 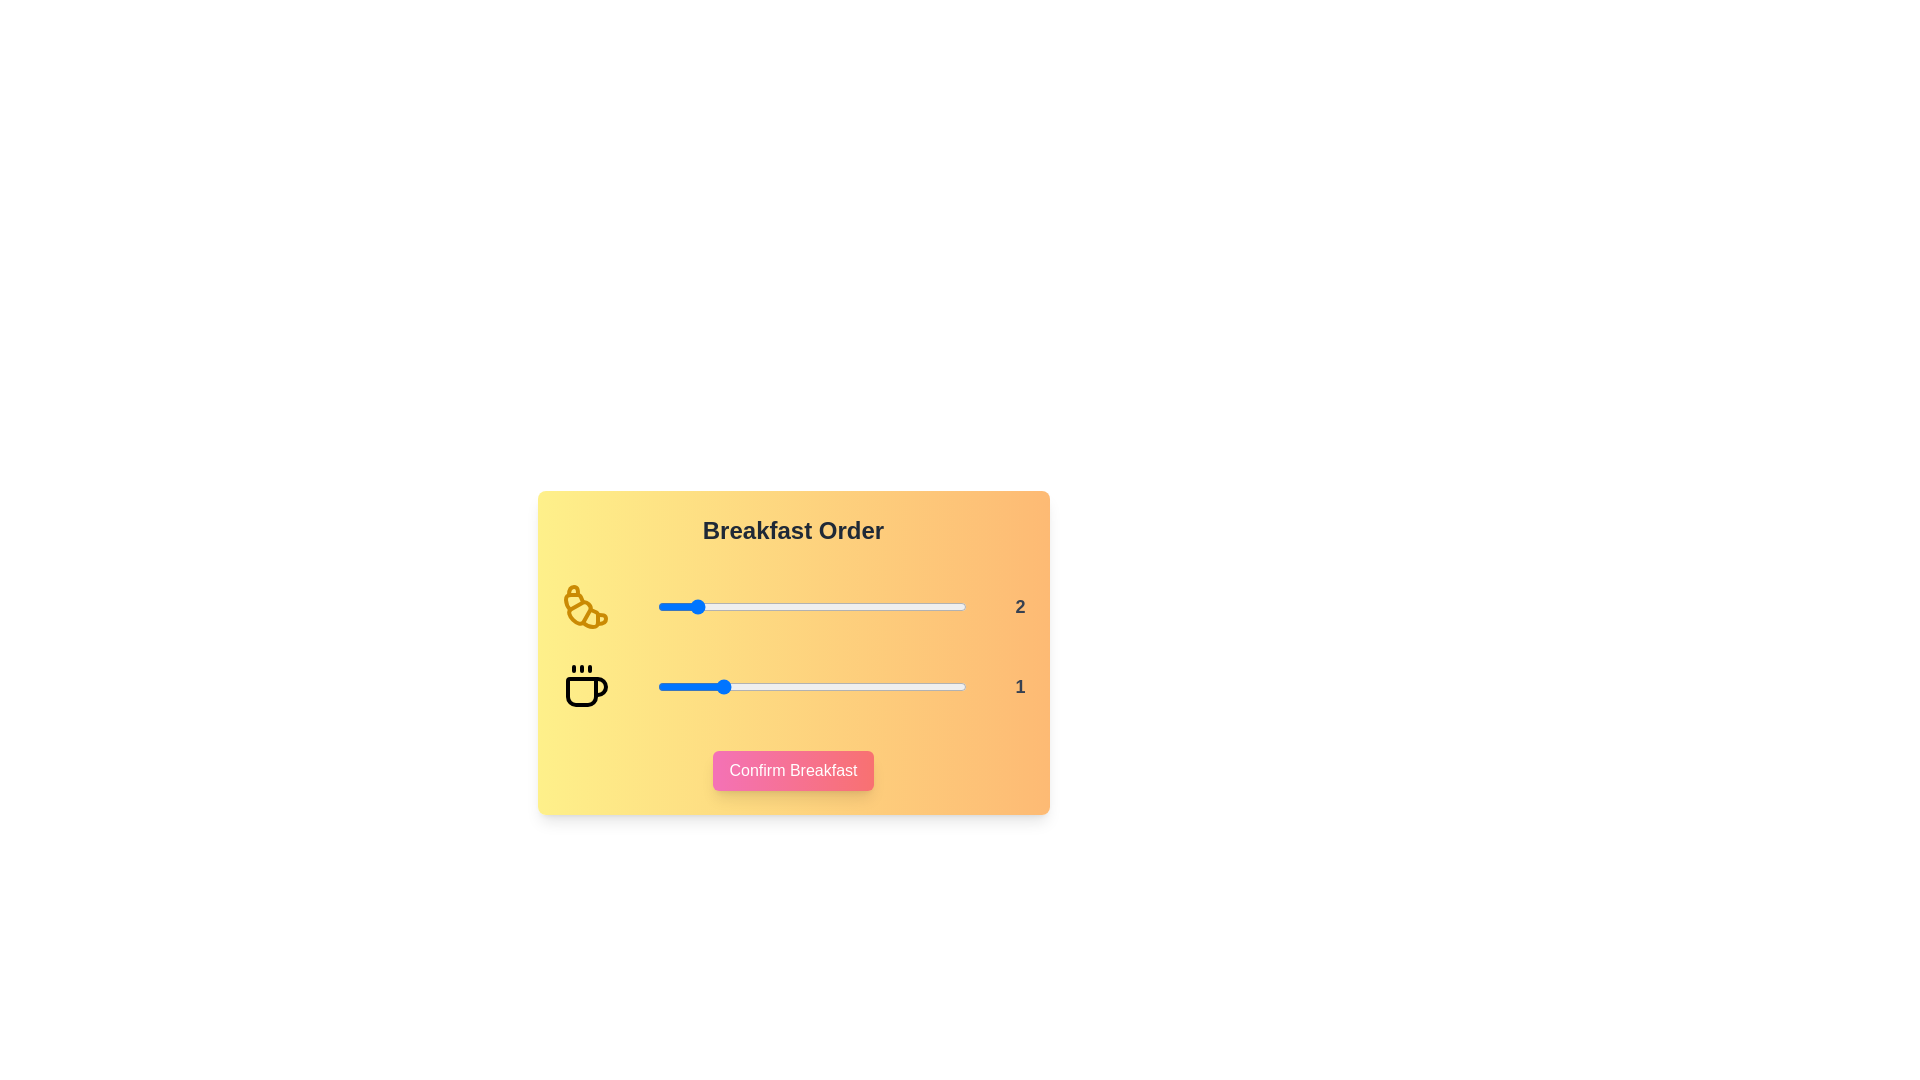 What do you see at coordinates (843, 685) in the screenshot?
I see `the coffee quantity to 3 using the slider` at bounding box center [843, 685].